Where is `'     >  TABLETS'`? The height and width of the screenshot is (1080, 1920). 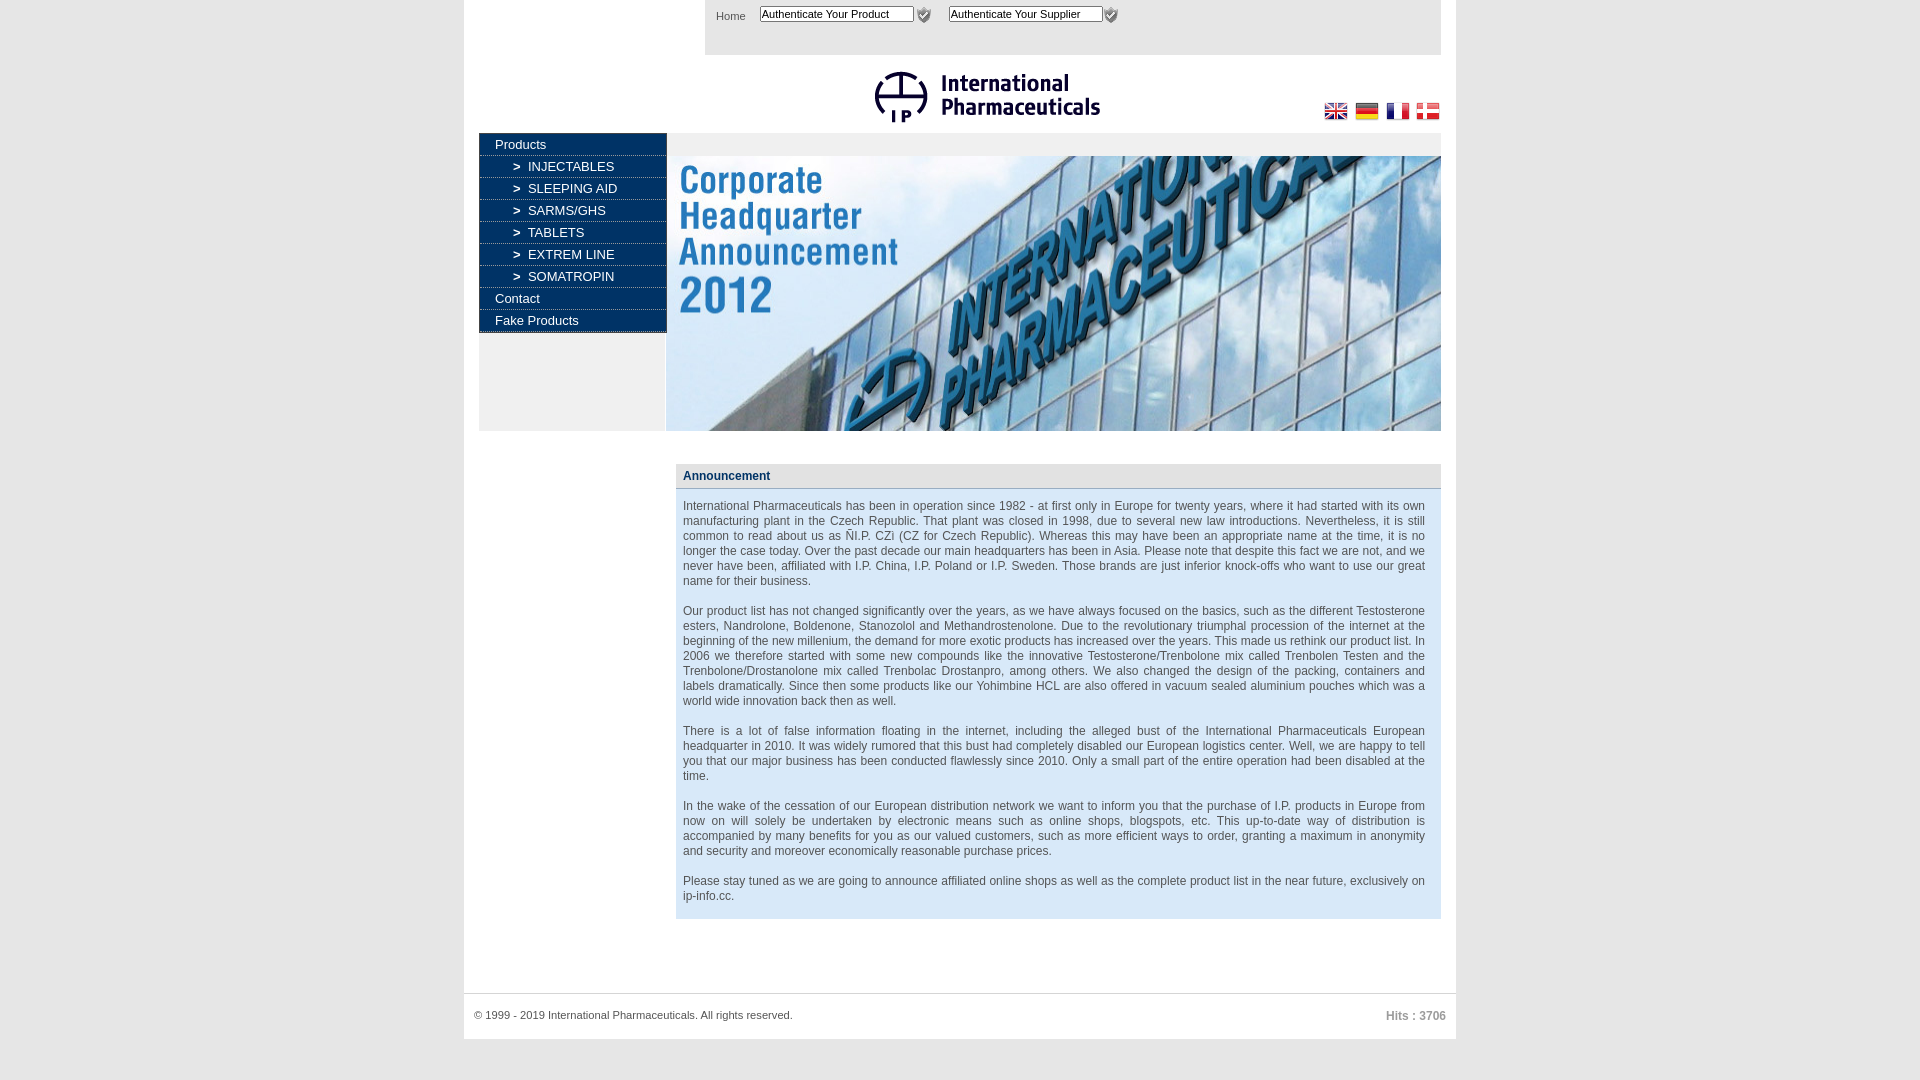 '     >  TABLETS' is located at coordinates (572, 231).